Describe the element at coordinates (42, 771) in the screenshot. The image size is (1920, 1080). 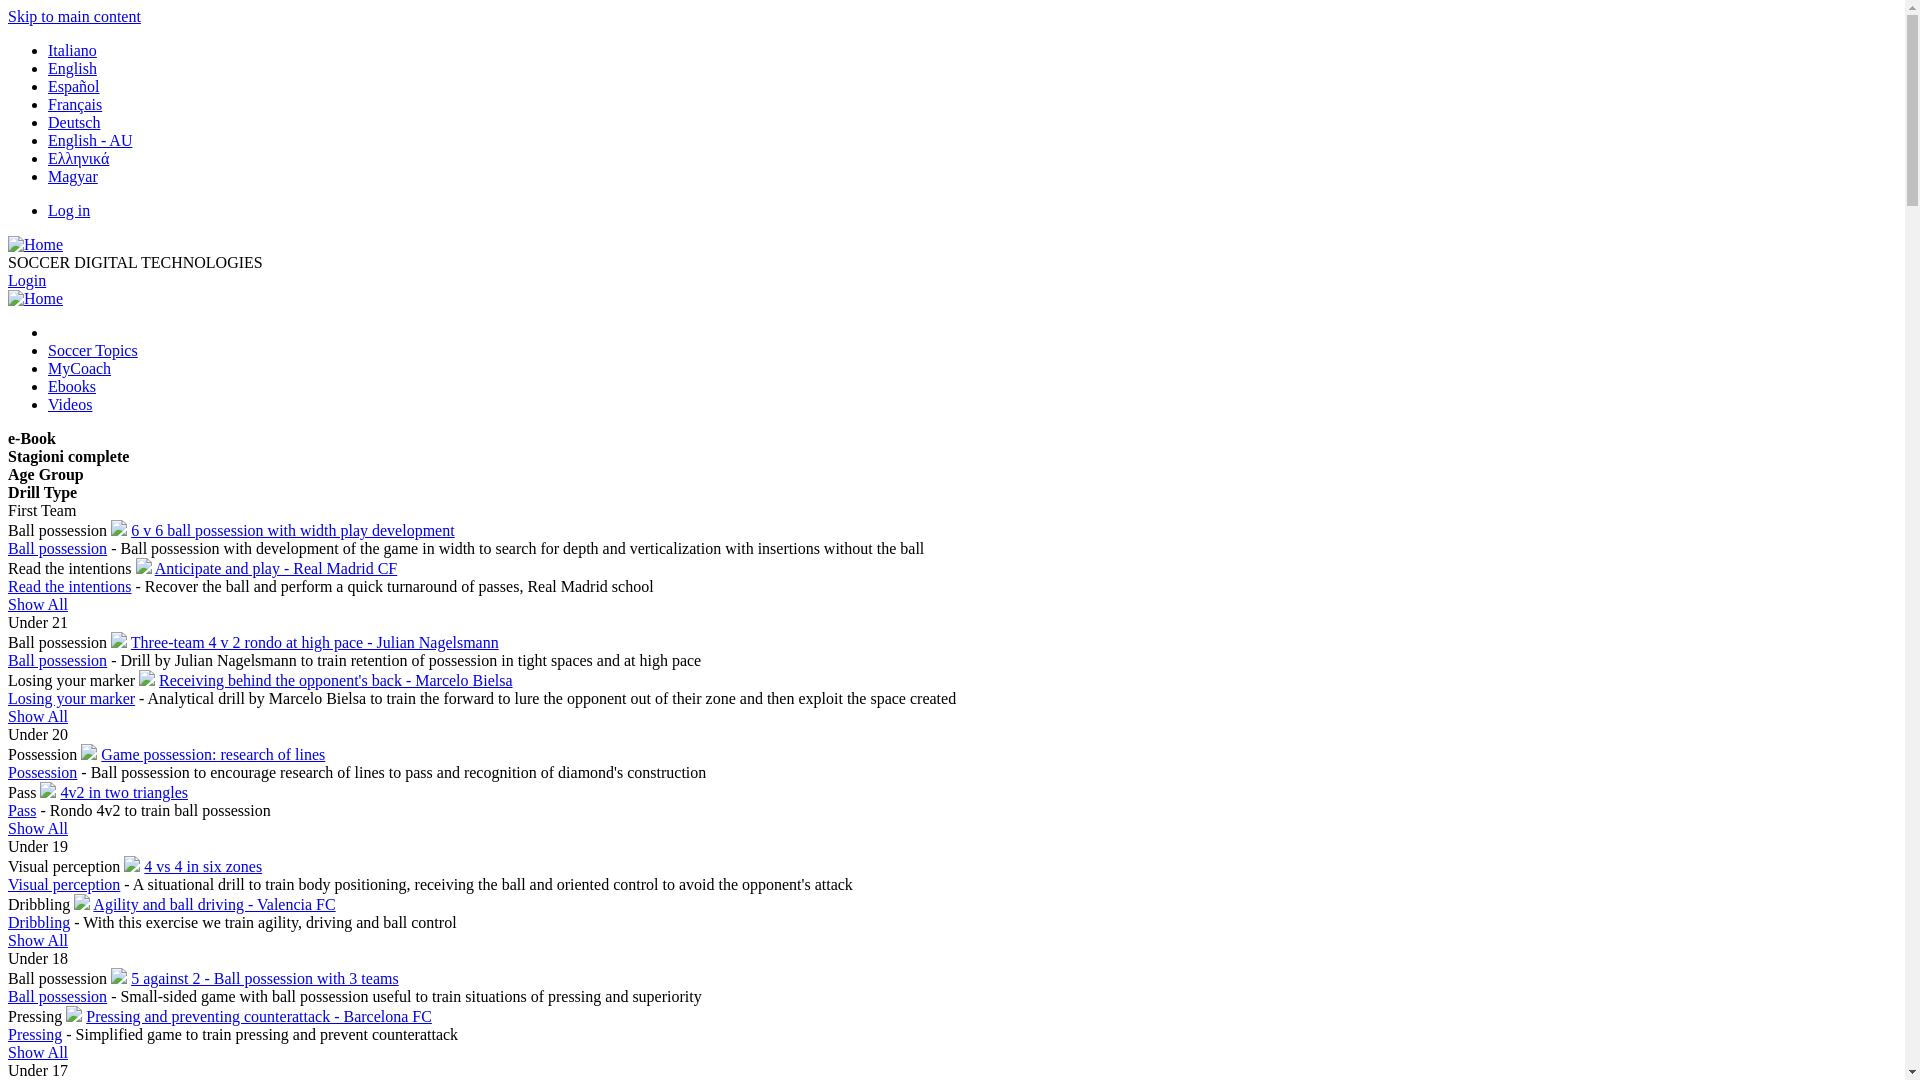
I see `'Possession'` at that location.